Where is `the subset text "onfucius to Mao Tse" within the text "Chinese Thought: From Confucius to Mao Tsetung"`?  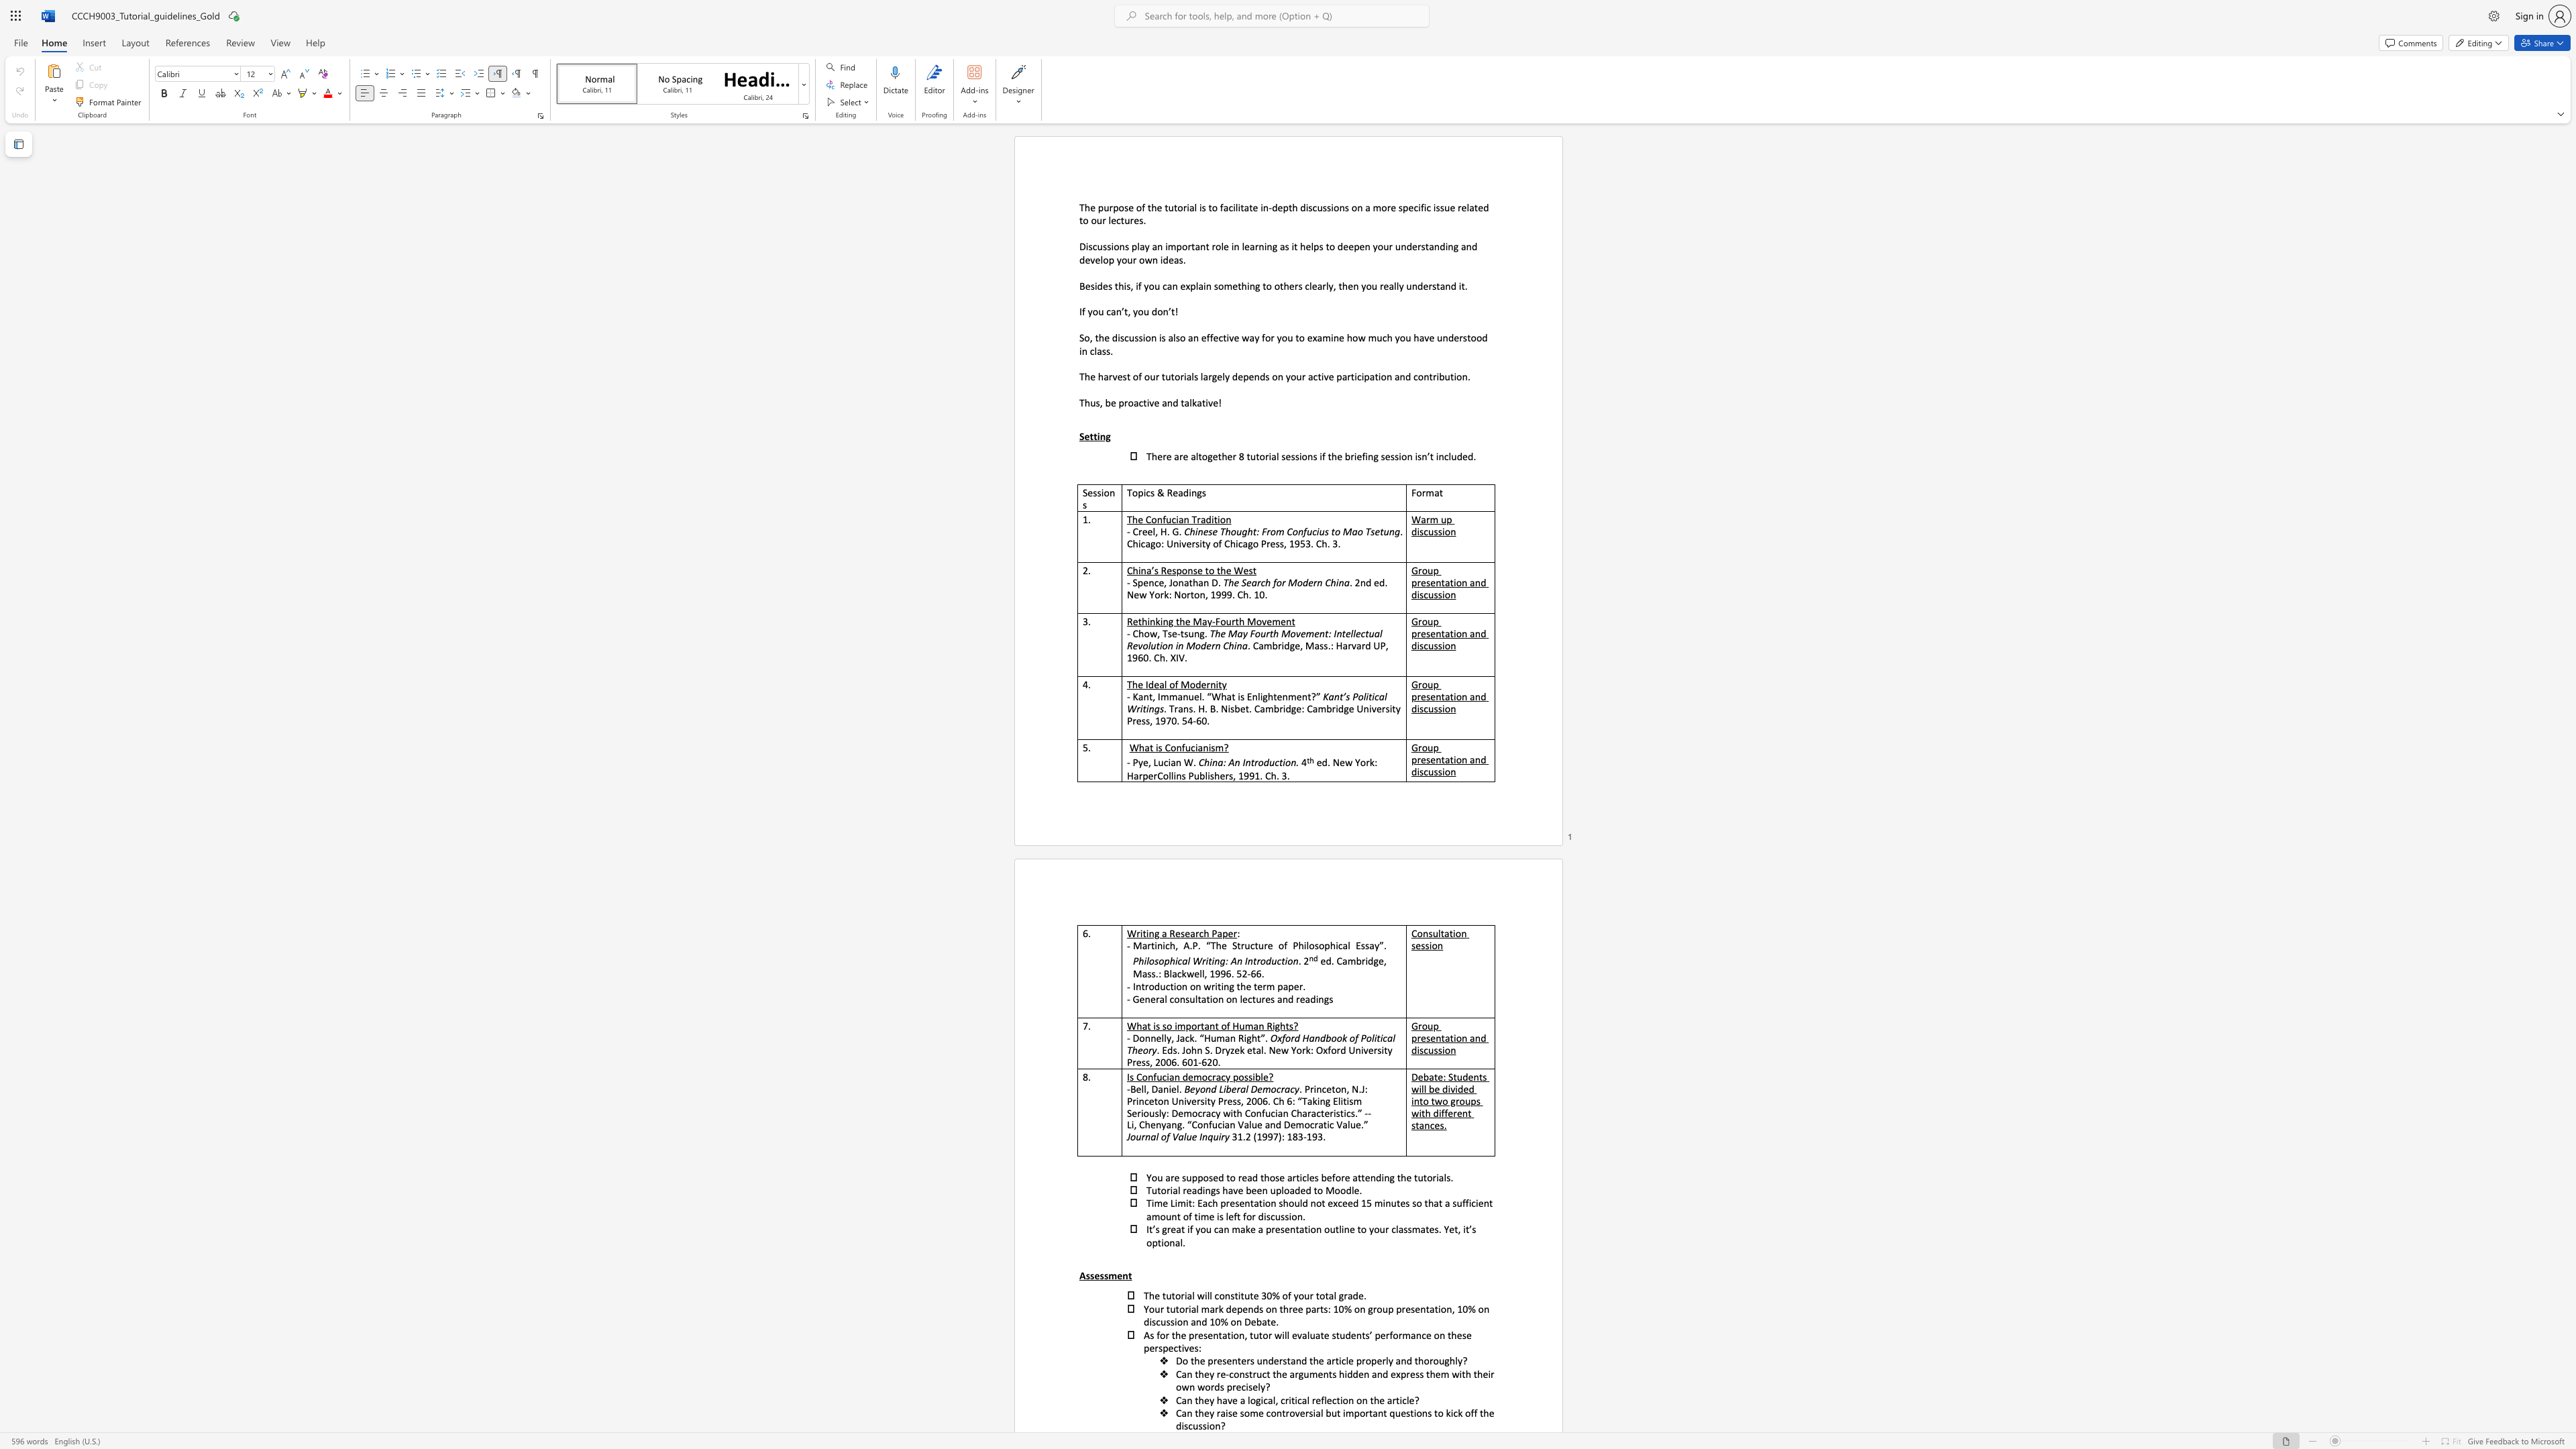
the subset text "onfucius to Mao Tse" within the text "Chinese Thought: From Confucius to Mao Tsetung" is located at coordinates (1292, 531).